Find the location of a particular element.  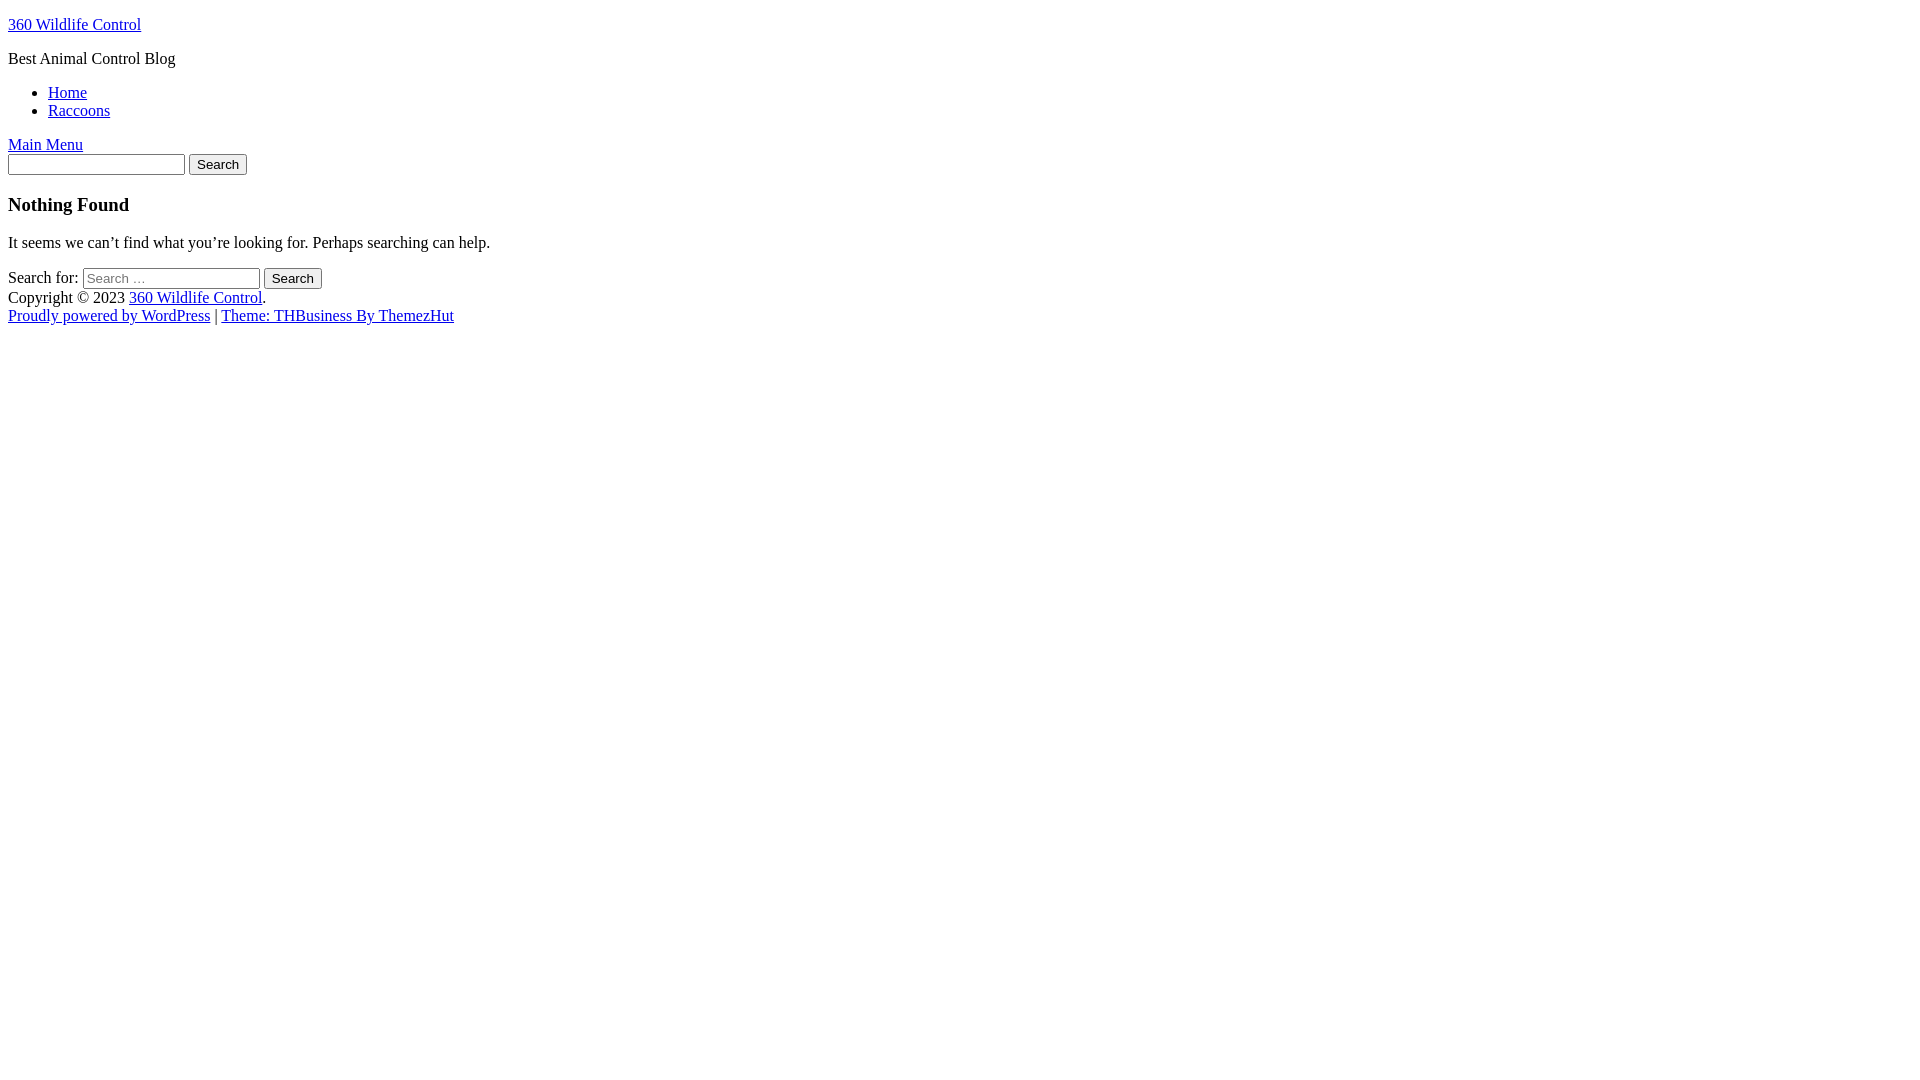

'Main Menu' is located at coordinates (45, 143).